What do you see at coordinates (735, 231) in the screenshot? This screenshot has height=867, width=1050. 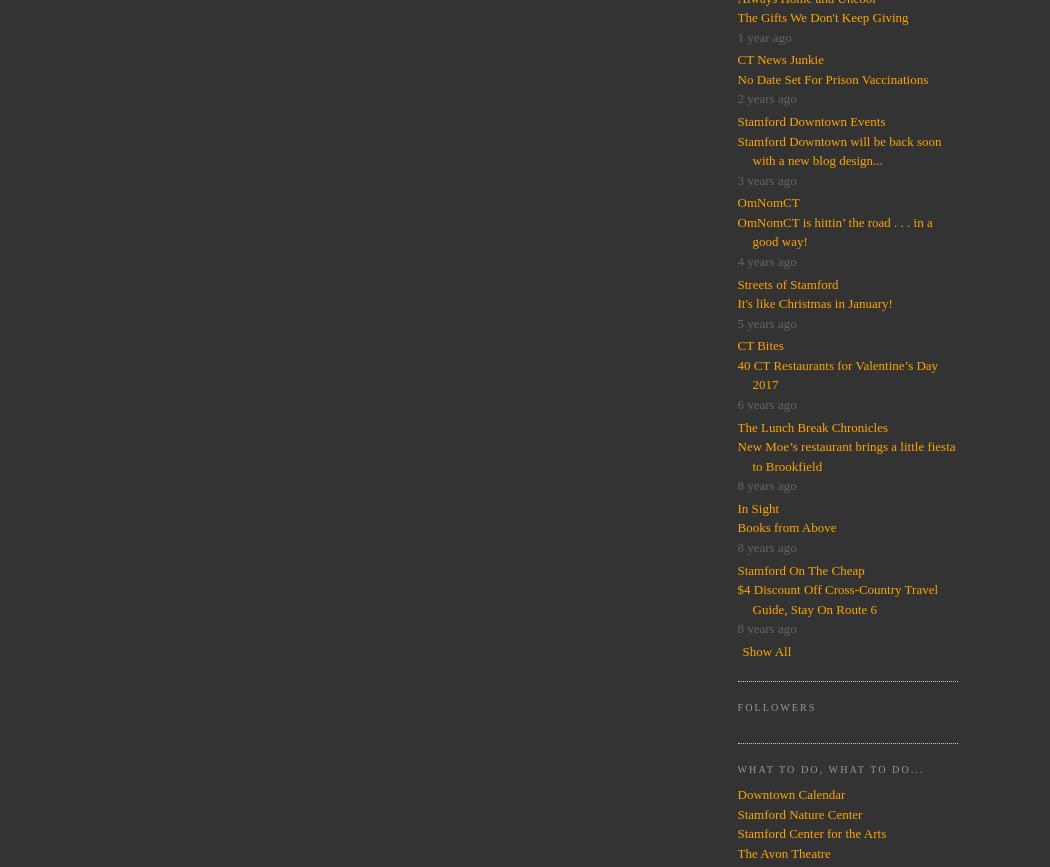 I see `'OmNomCT is hittin’ the road . . . in a good way!'` at bounding box center [735, 231].